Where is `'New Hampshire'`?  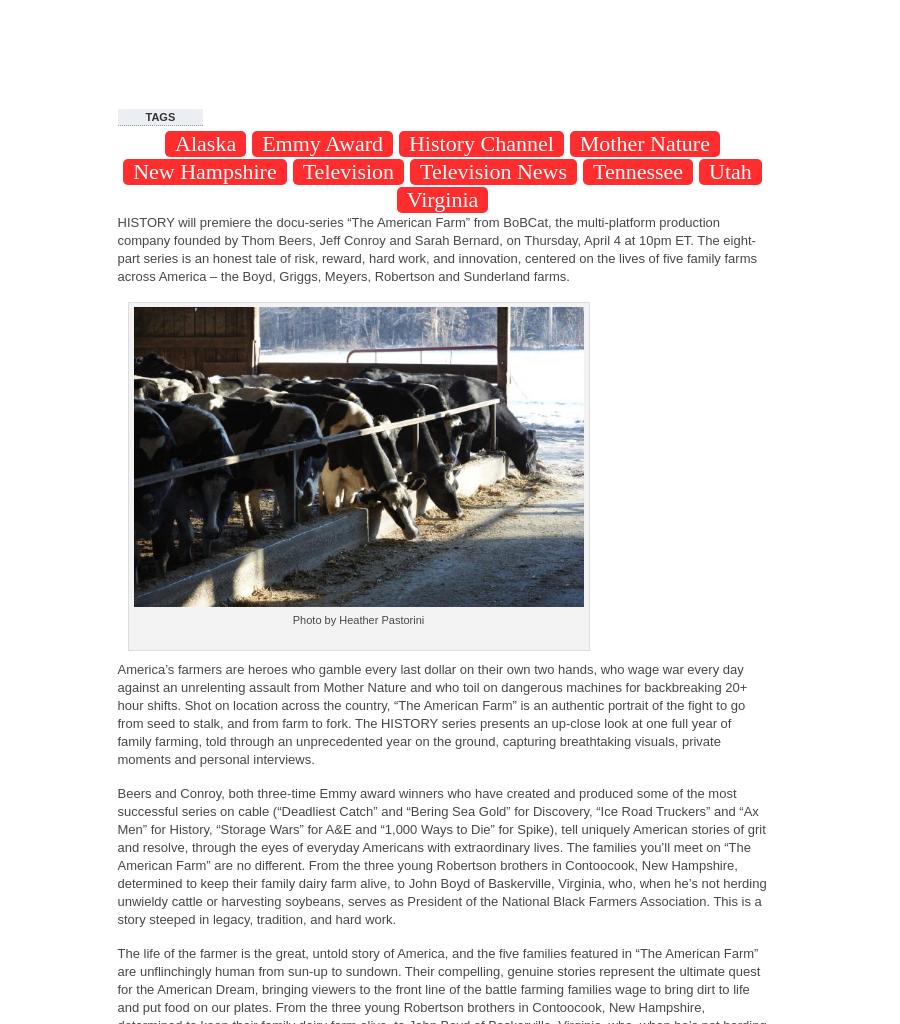 'New Hampshire' is located at coordinates (204, 171).